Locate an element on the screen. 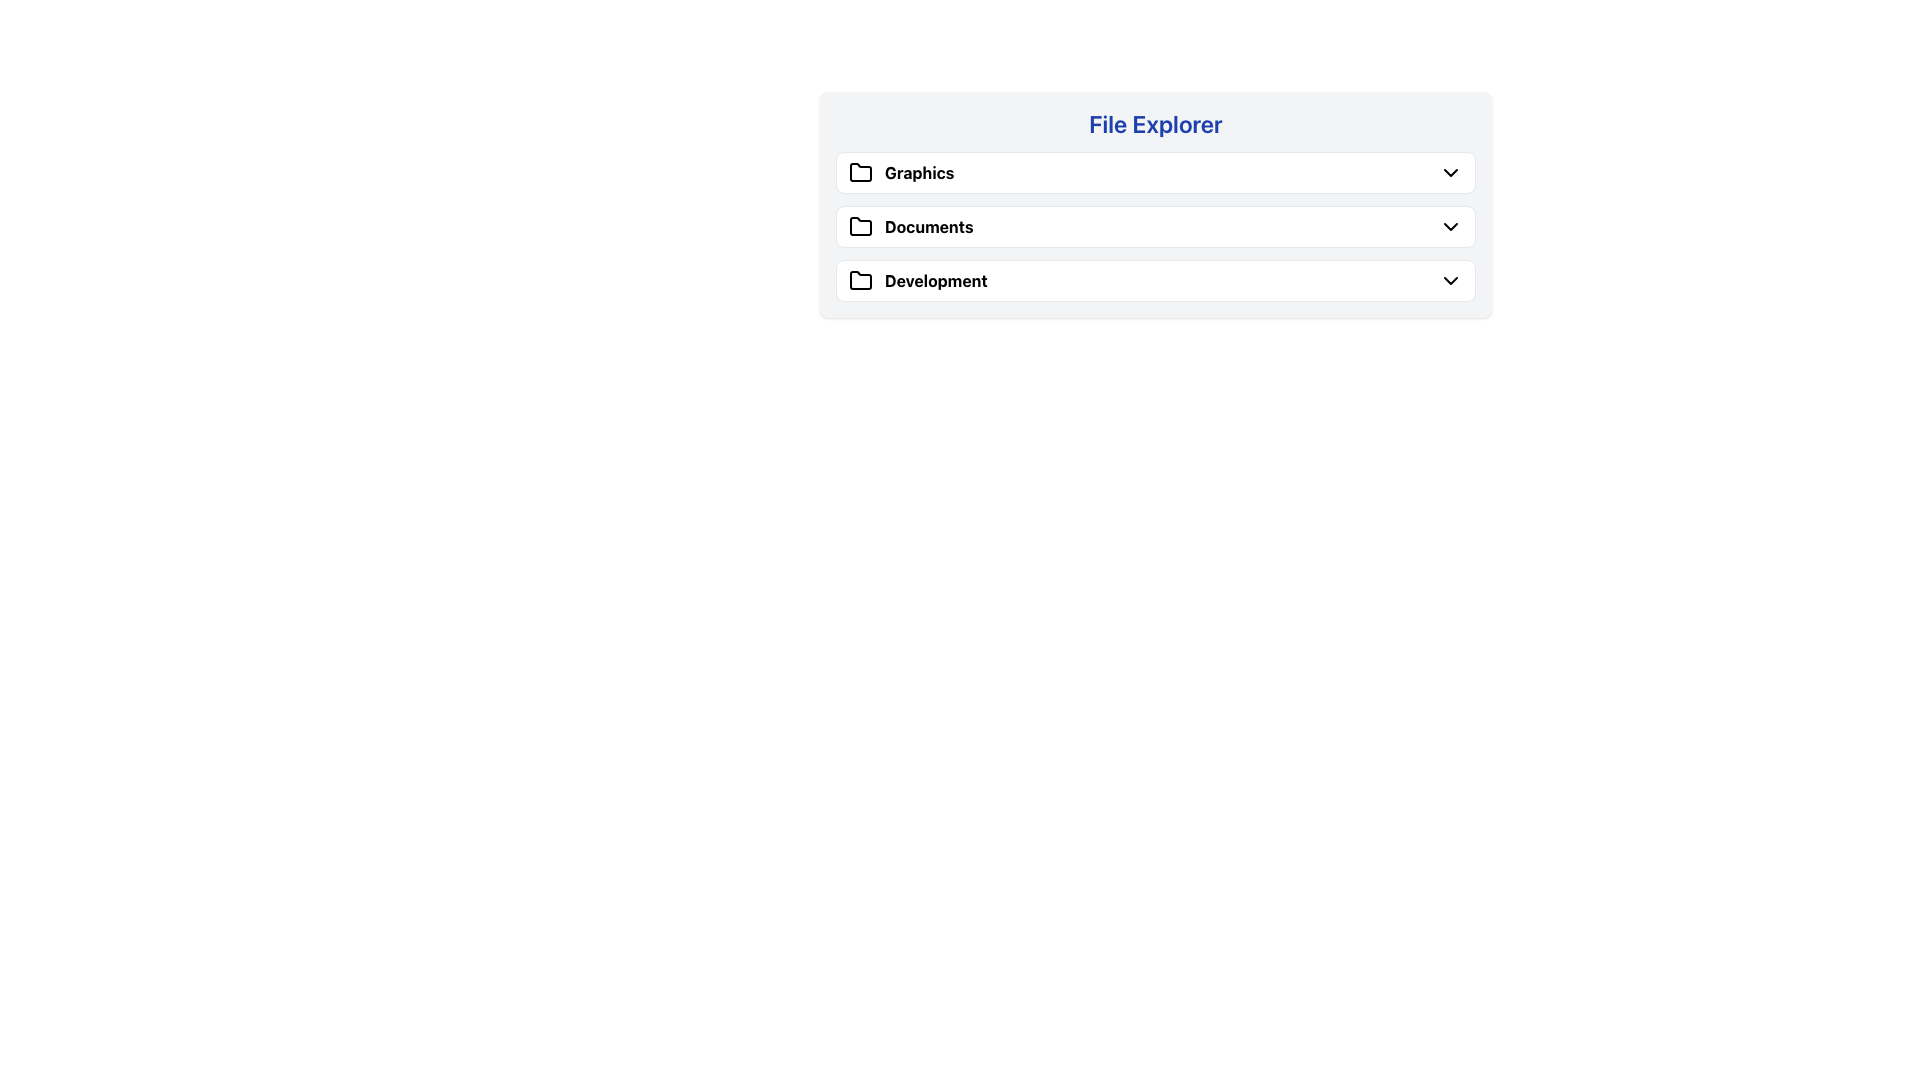  the bold text label 'Documents' located in the 'File Explorer' section is located at coordinates (910, 226).